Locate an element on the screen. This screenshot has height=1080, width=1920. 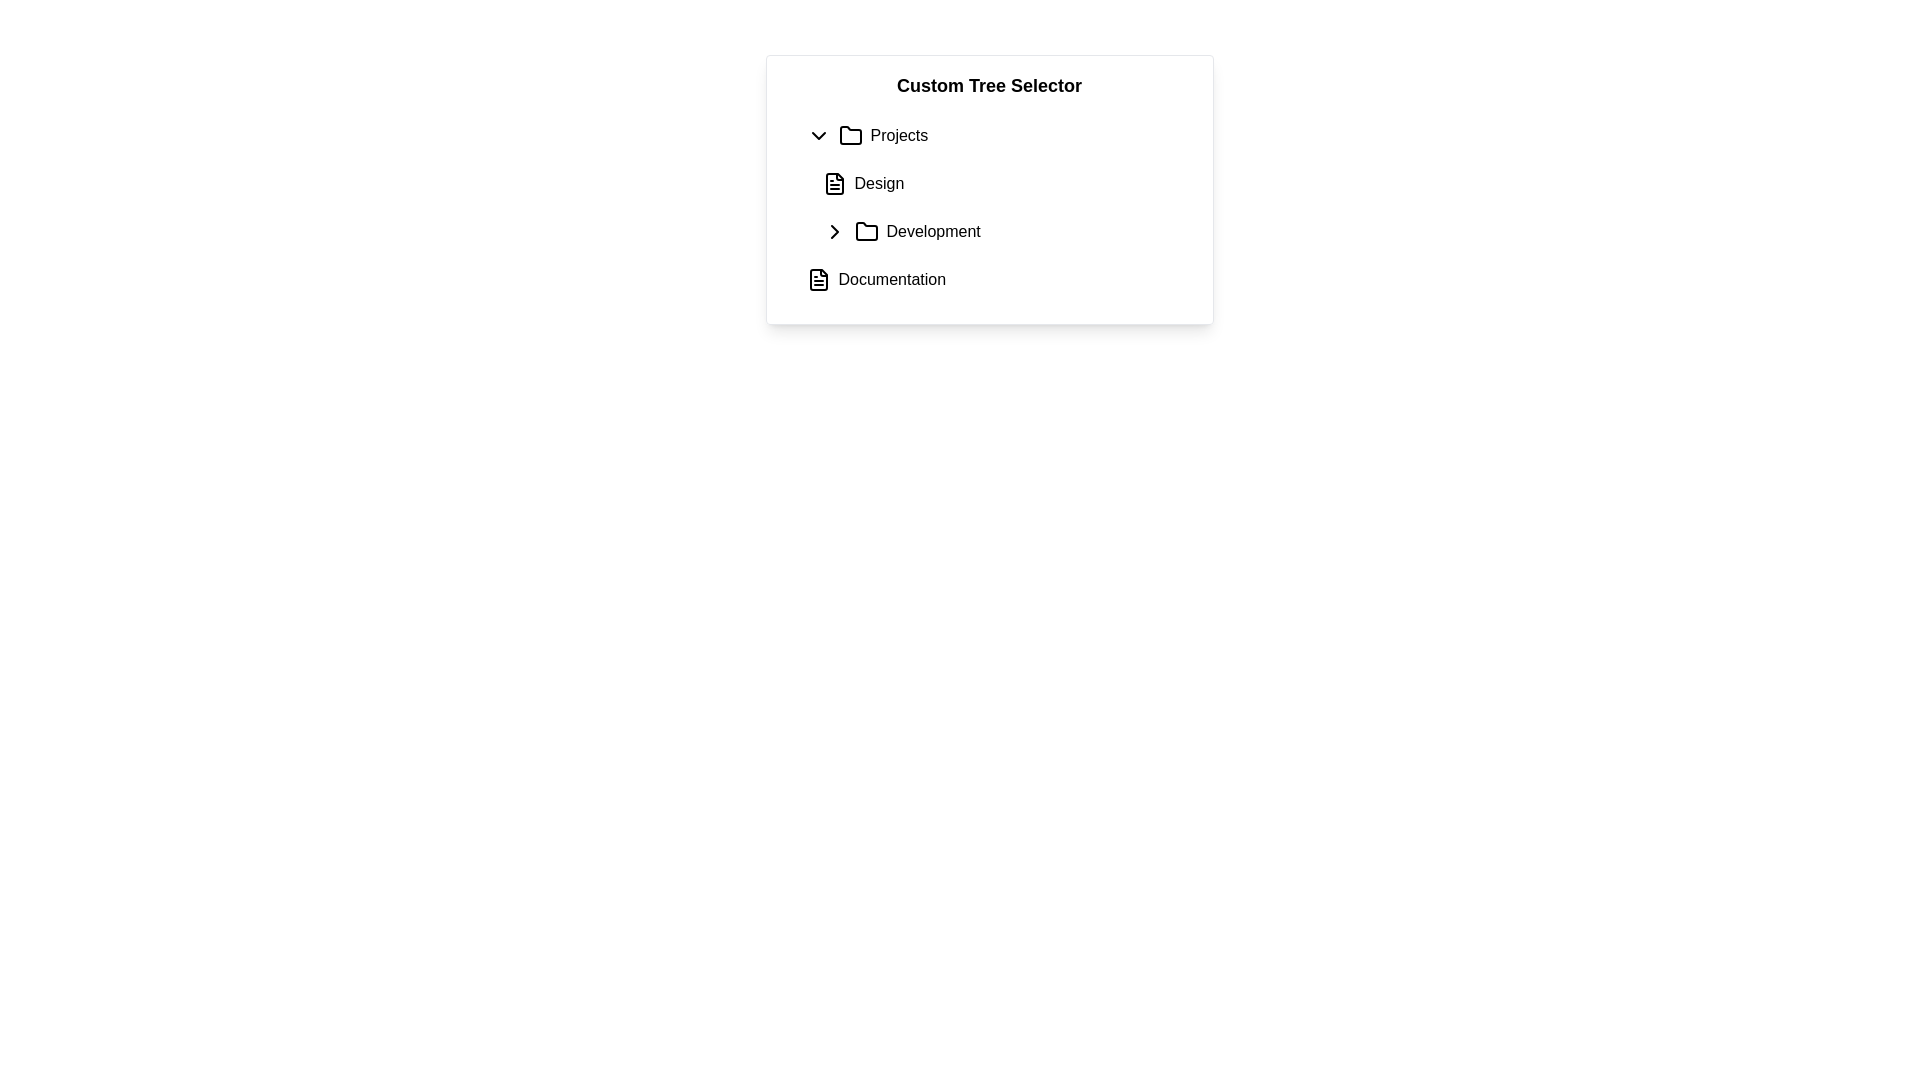
the folder icon representing the 'Development' category in the Projects section of the tree view is located at coordinates (866, 230).